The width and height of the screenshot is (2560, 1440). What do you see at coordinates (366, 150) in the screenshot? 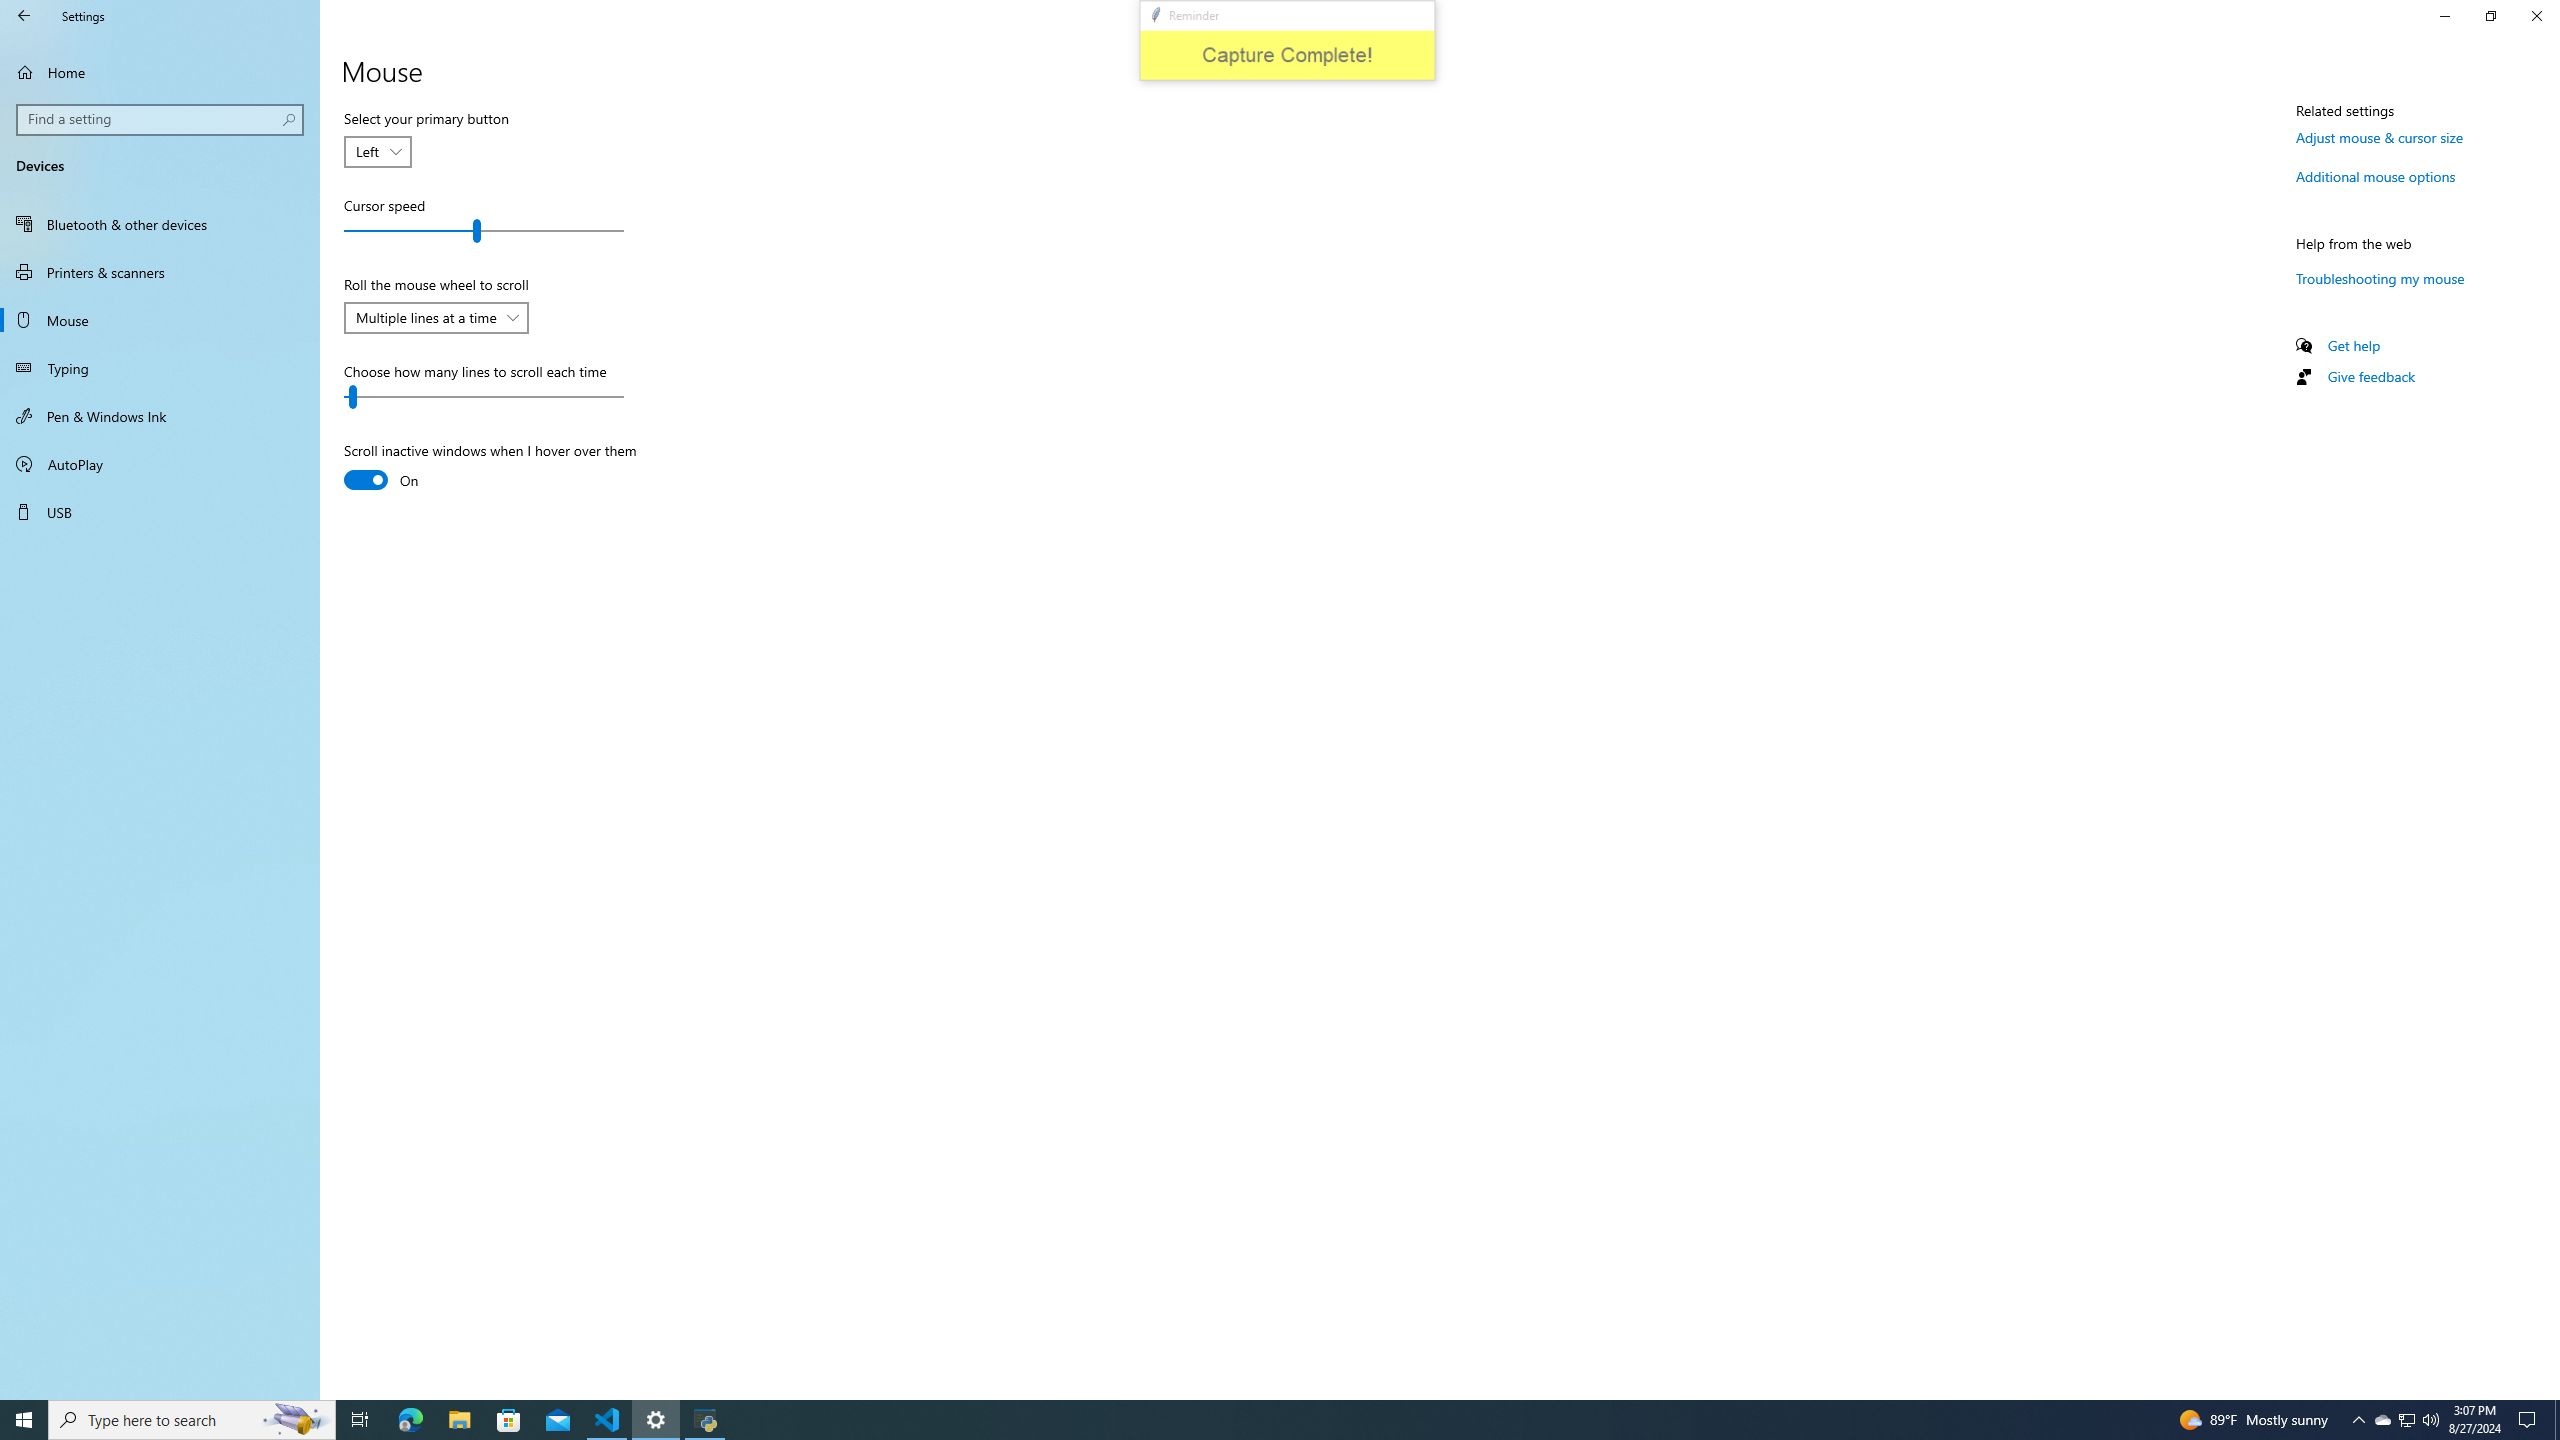
I see `'Left'` at bounding box center [366, 150].